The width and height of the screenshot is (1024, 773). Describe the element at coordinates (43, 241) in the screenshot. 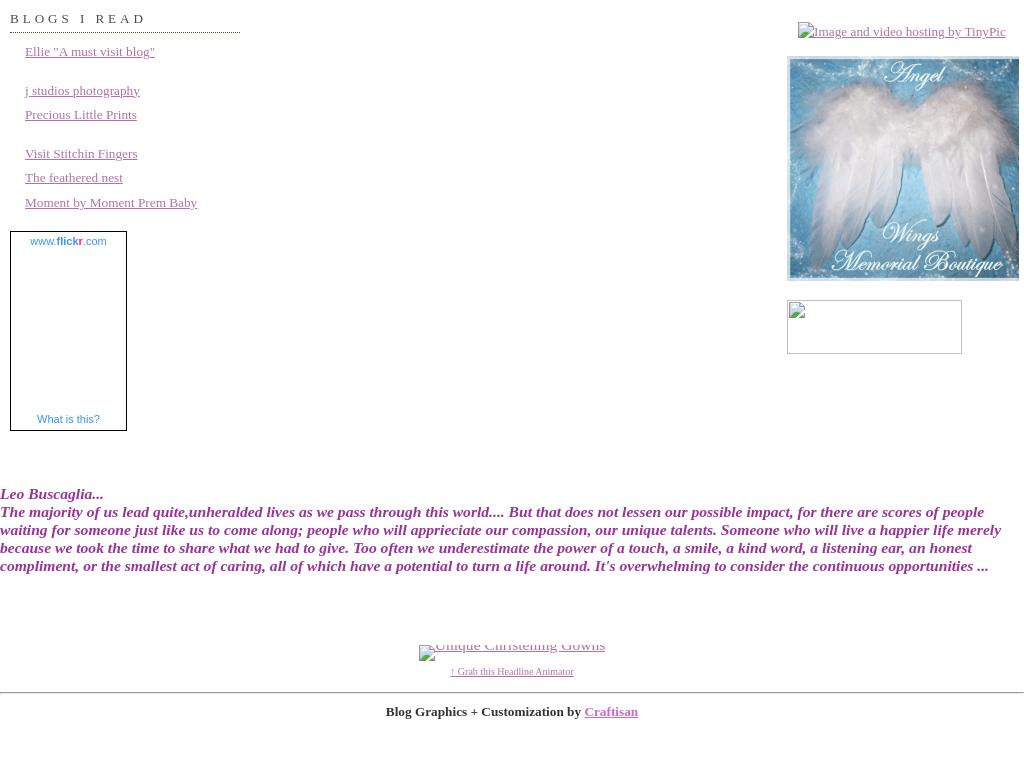

I see `'www.'` at that location.